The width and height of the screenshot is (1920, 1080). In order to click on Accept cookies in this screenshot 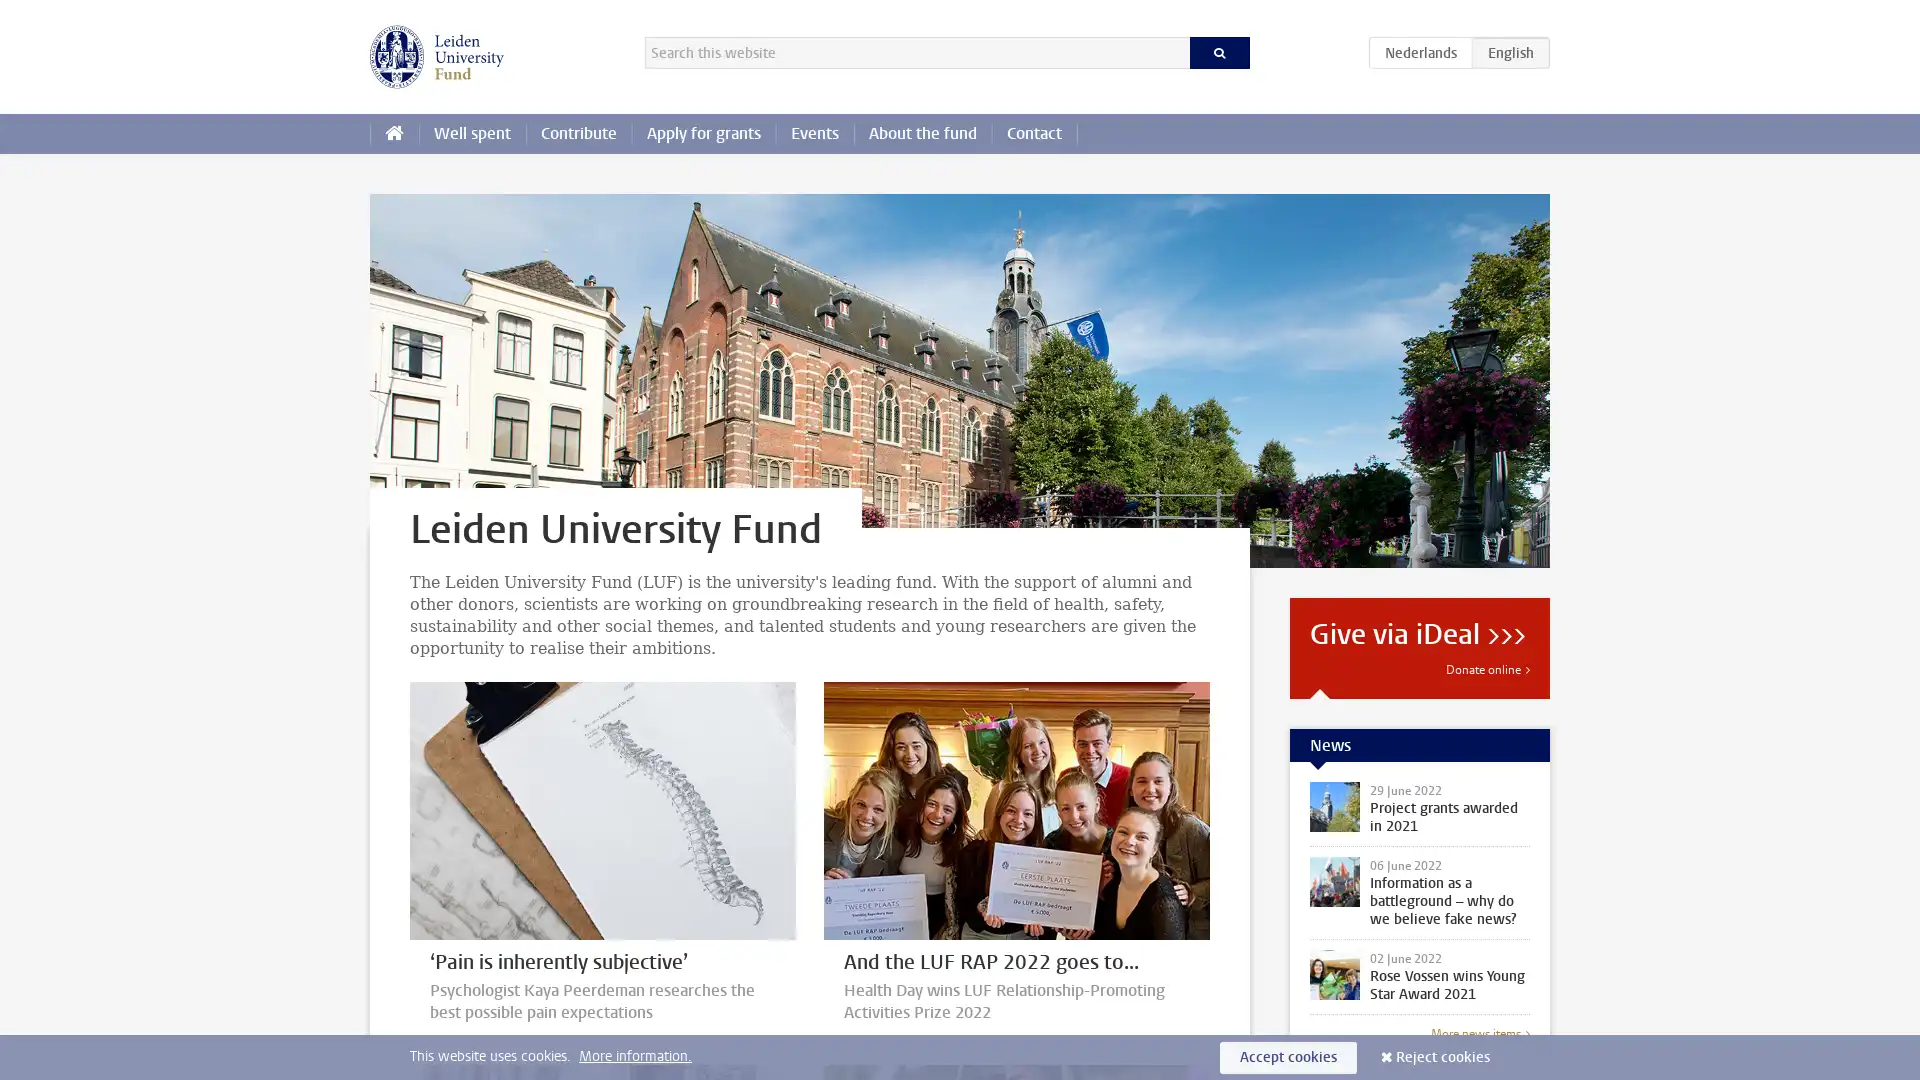, I will do `click(1288, 1056)`.